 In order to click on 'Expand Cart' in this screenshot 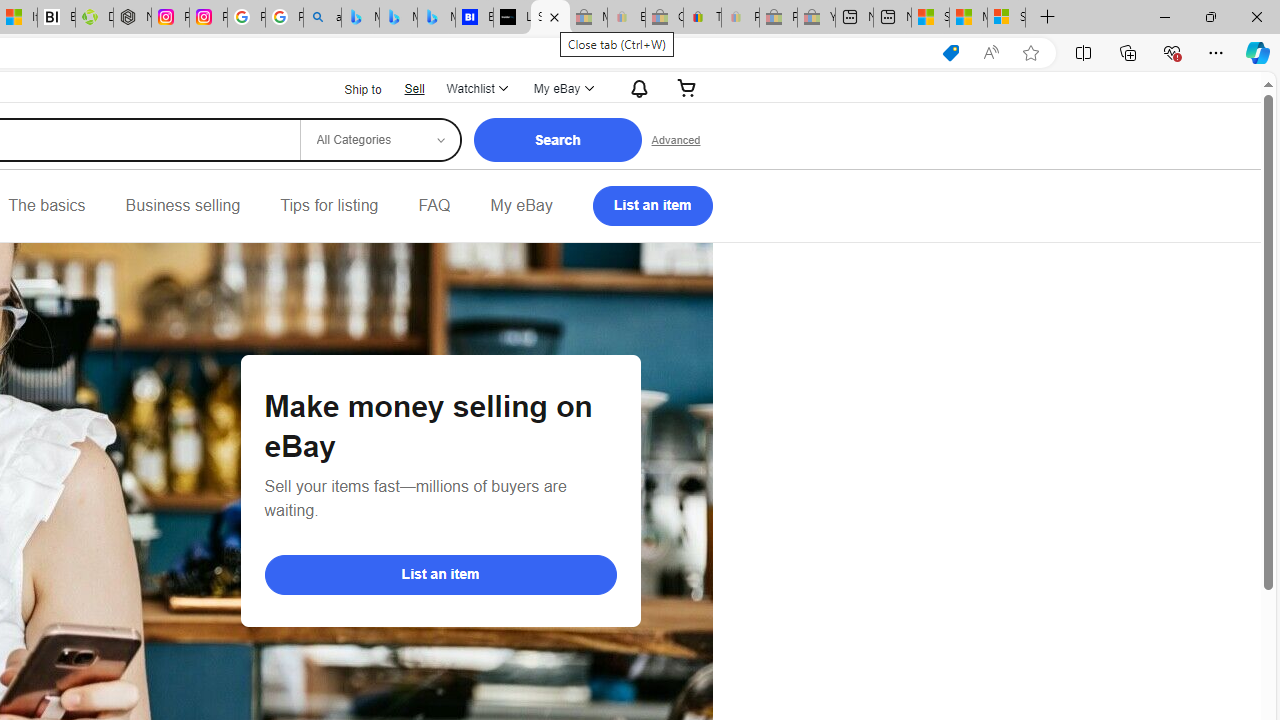, I will do `click(687, 87)`.